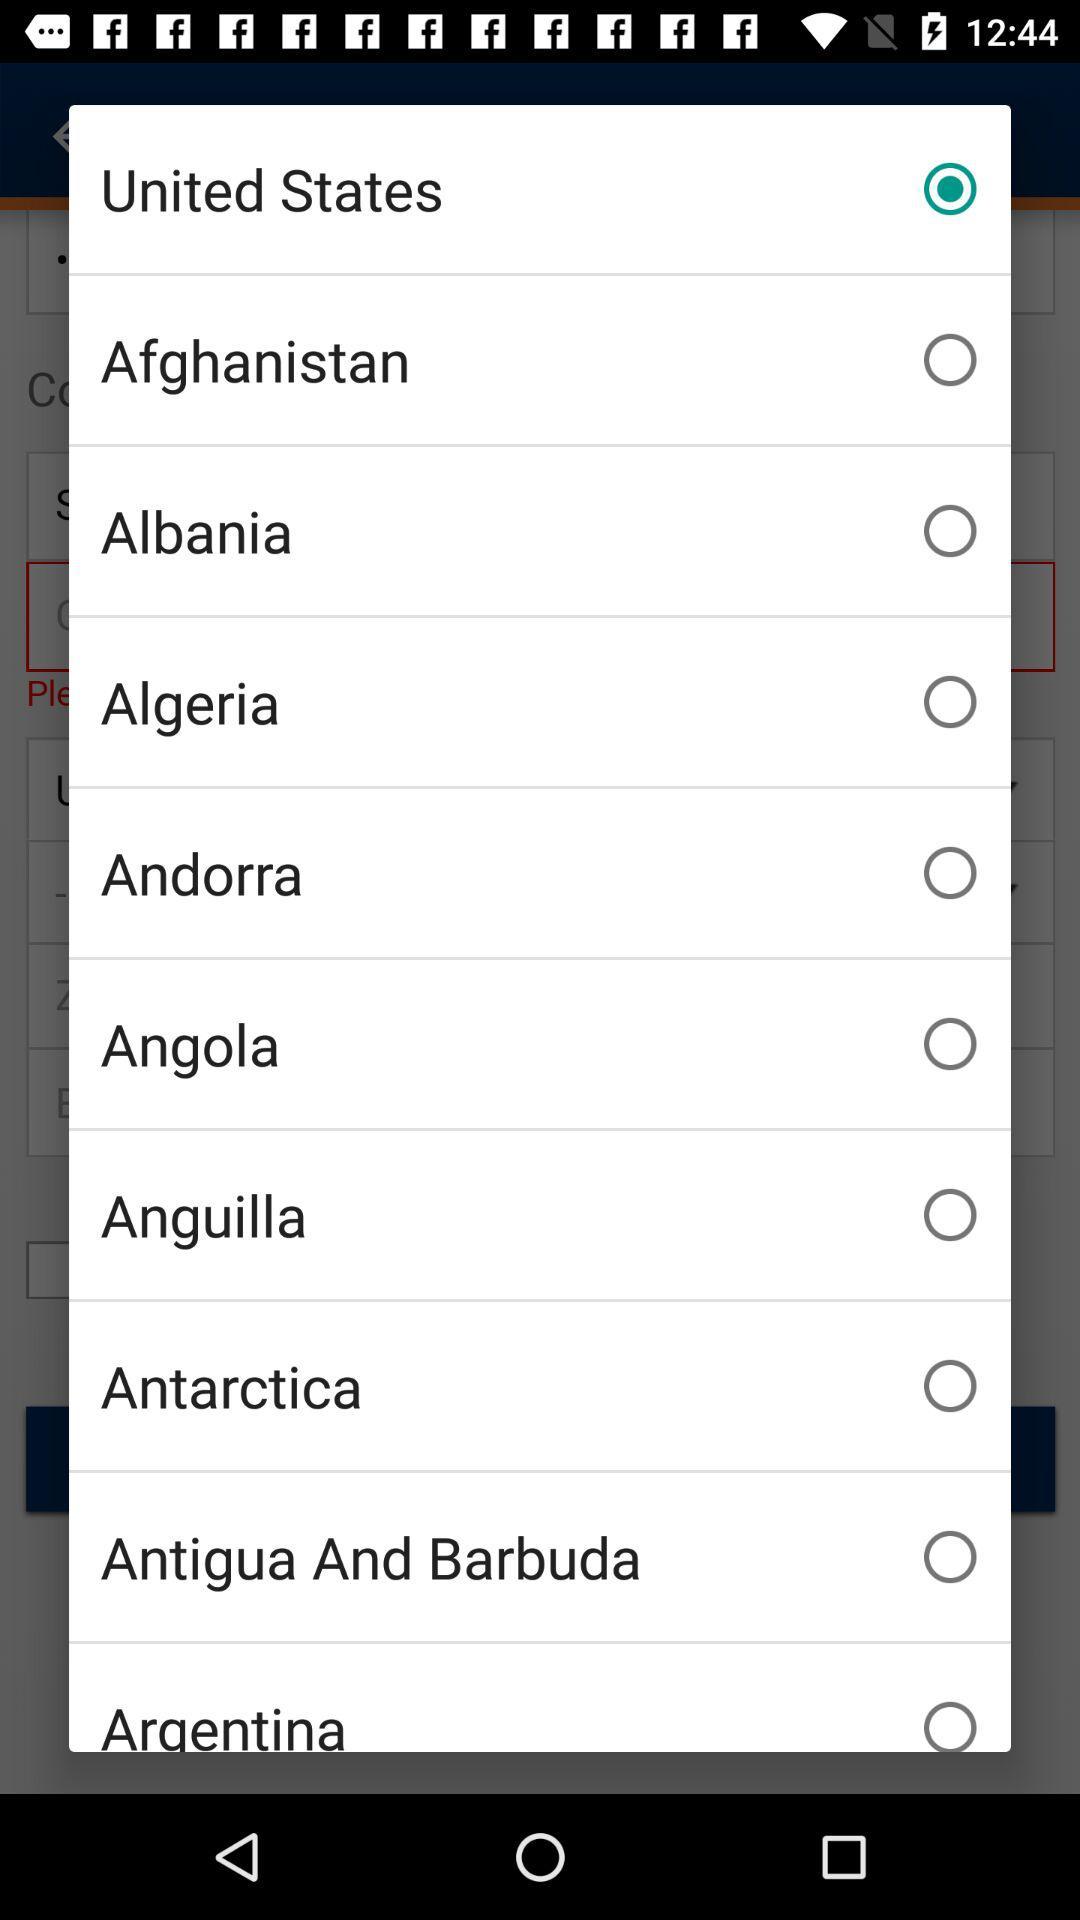 The image size is (1080, 1920). What do you see at coordinates (540, 701) in the screenshot?
I see `item below albania item` at bounding box center [540, 701].